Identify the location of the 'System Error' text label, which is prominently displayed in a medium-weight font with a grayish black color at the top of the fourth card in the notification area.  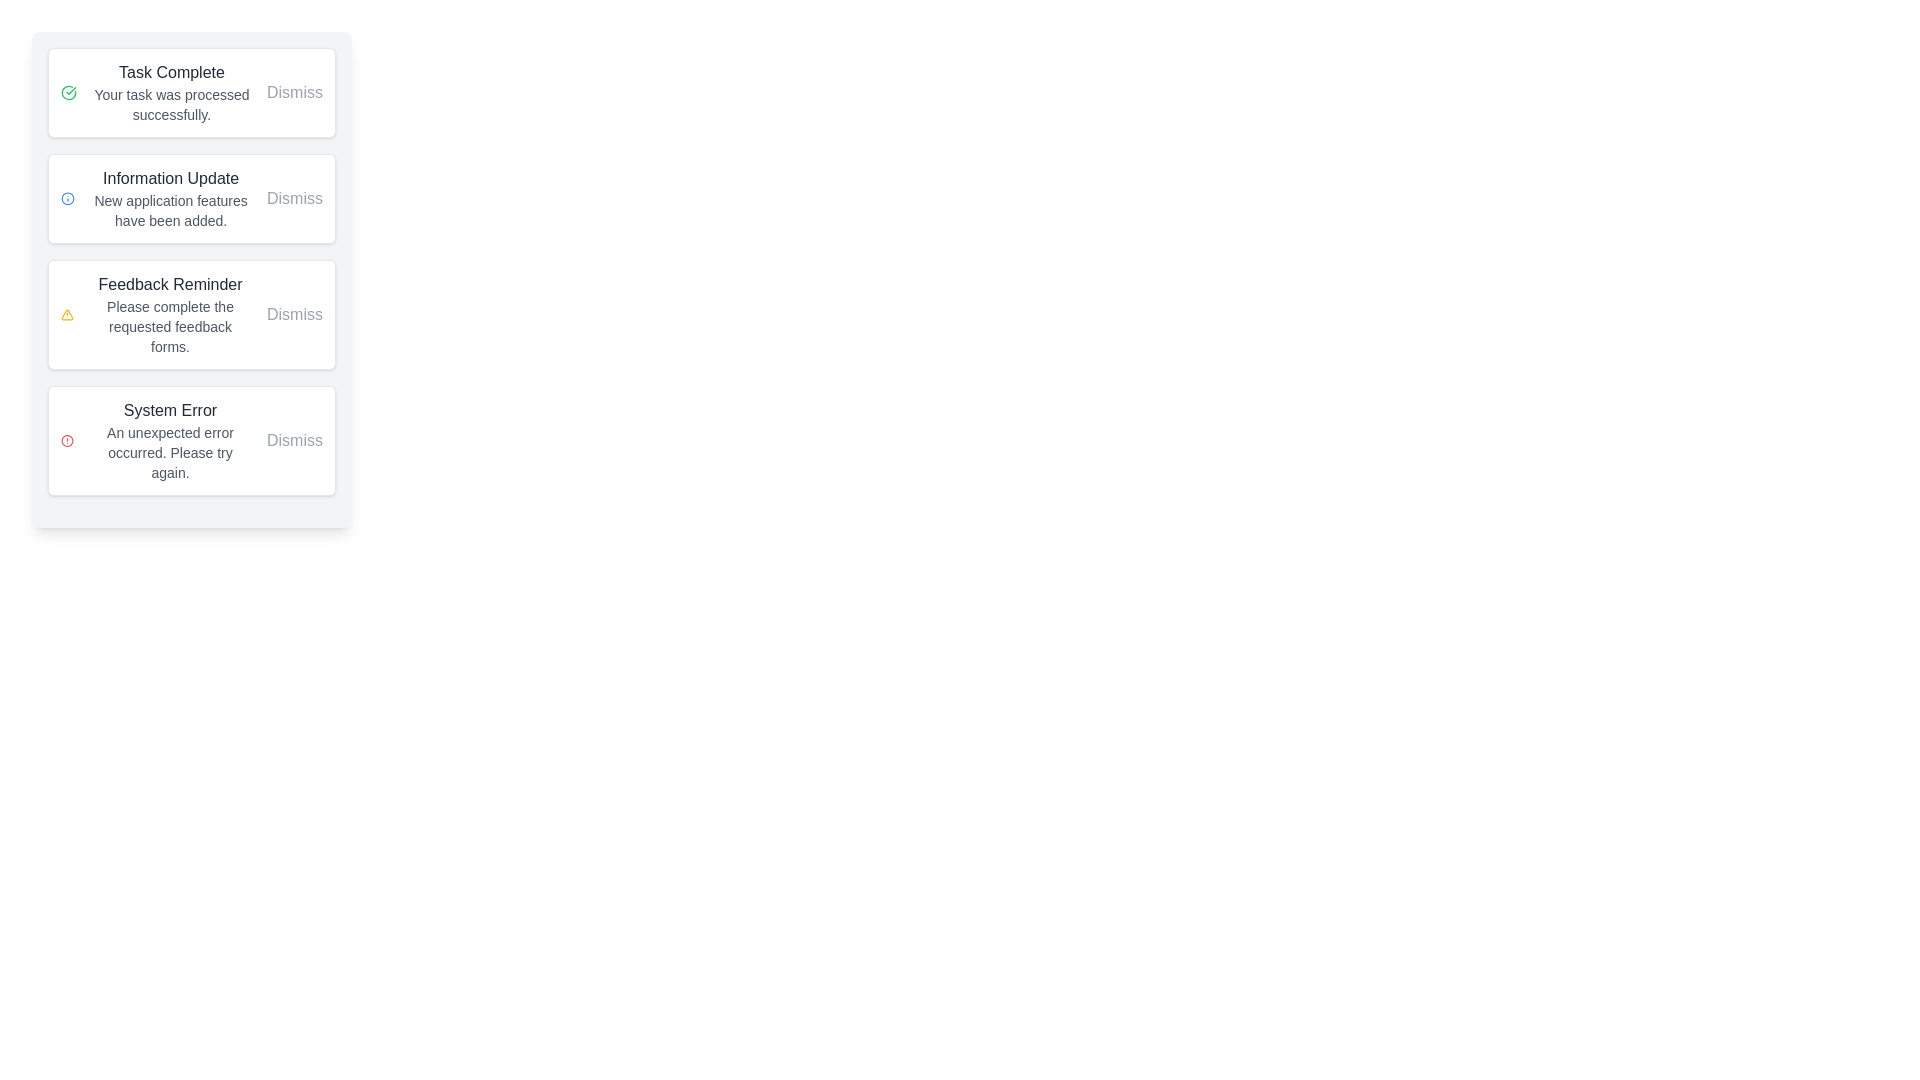
(170, 410).